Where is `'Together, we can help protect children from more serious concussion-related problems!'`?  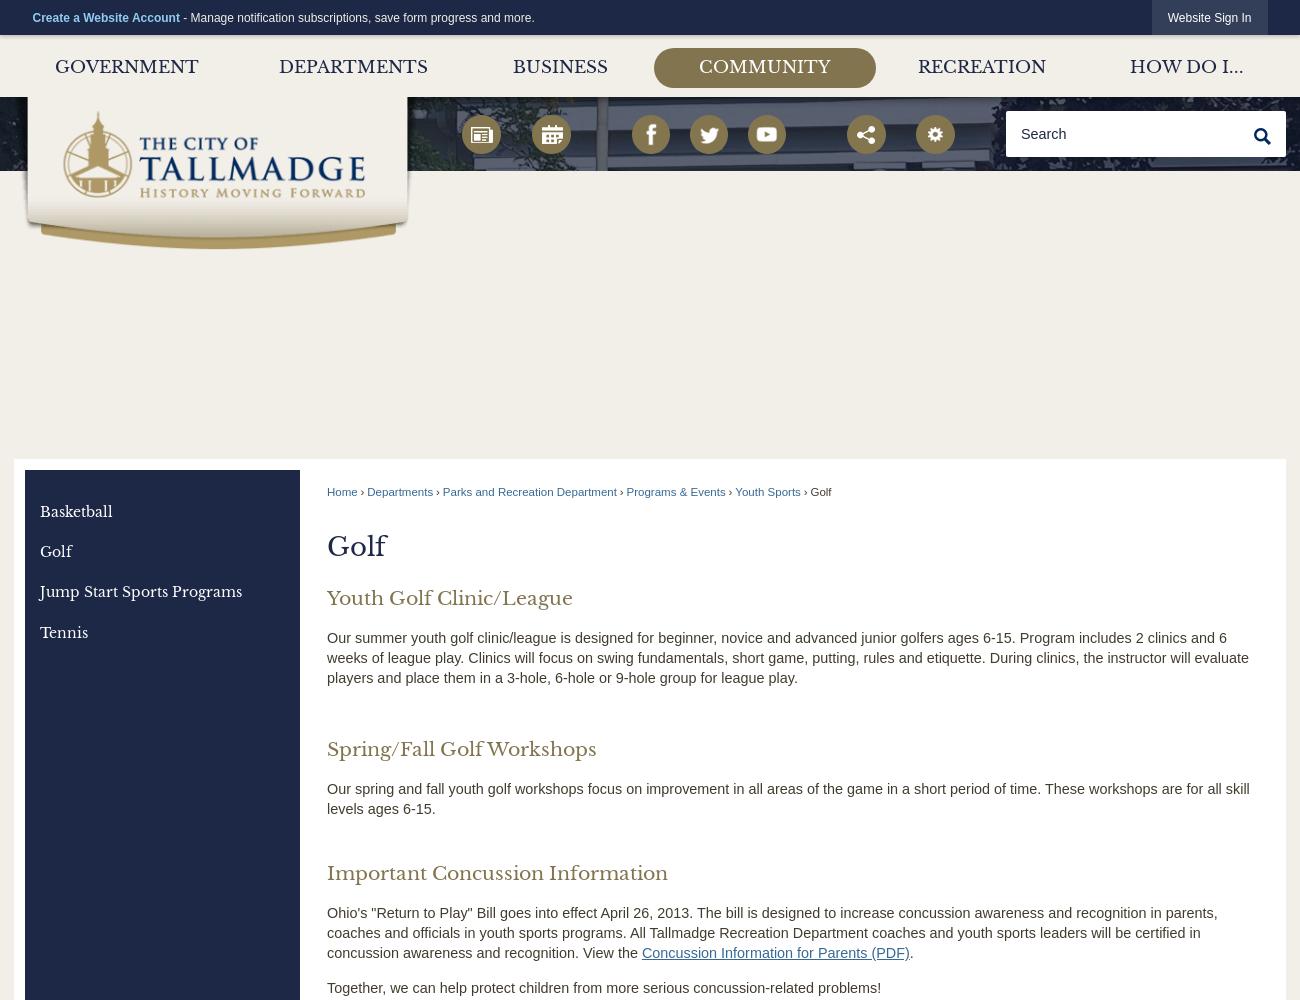
'Together, we can help protect children from more serious concussion-related problems!' is located at coordinates (603, 986).